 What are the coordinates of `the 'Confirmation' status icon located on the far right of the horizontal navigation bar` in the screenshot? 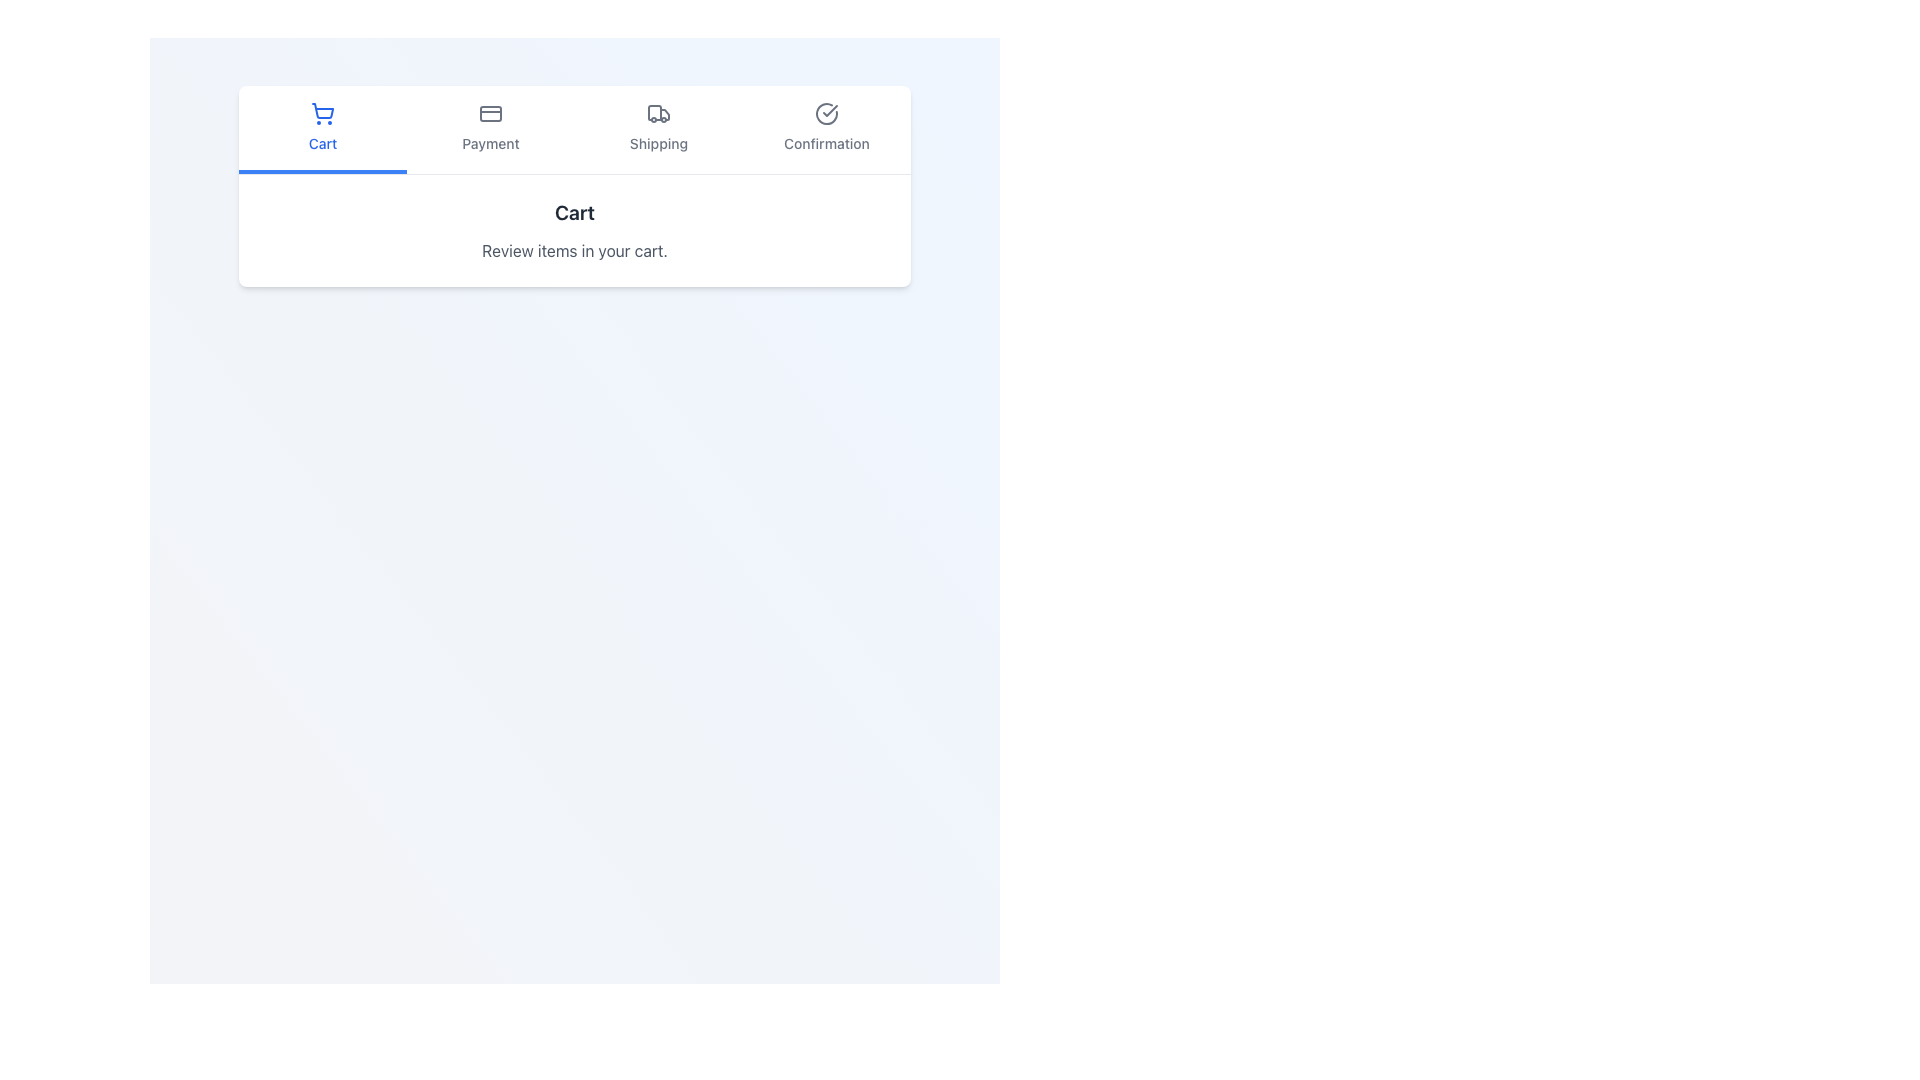 It's located at (830, 111).